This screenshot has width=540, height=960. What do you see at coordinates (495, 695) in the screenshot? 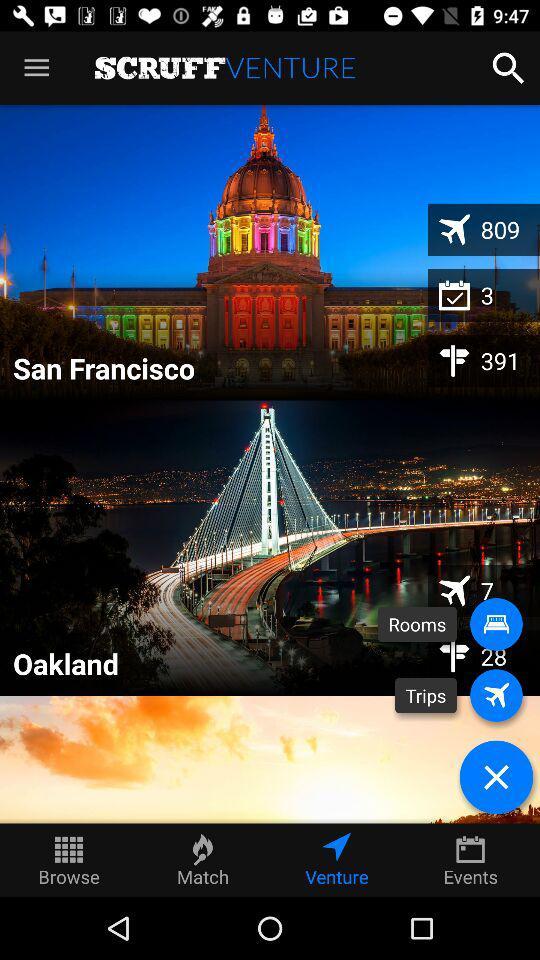
I see `the flight icon` at bounding box center [495, 695].